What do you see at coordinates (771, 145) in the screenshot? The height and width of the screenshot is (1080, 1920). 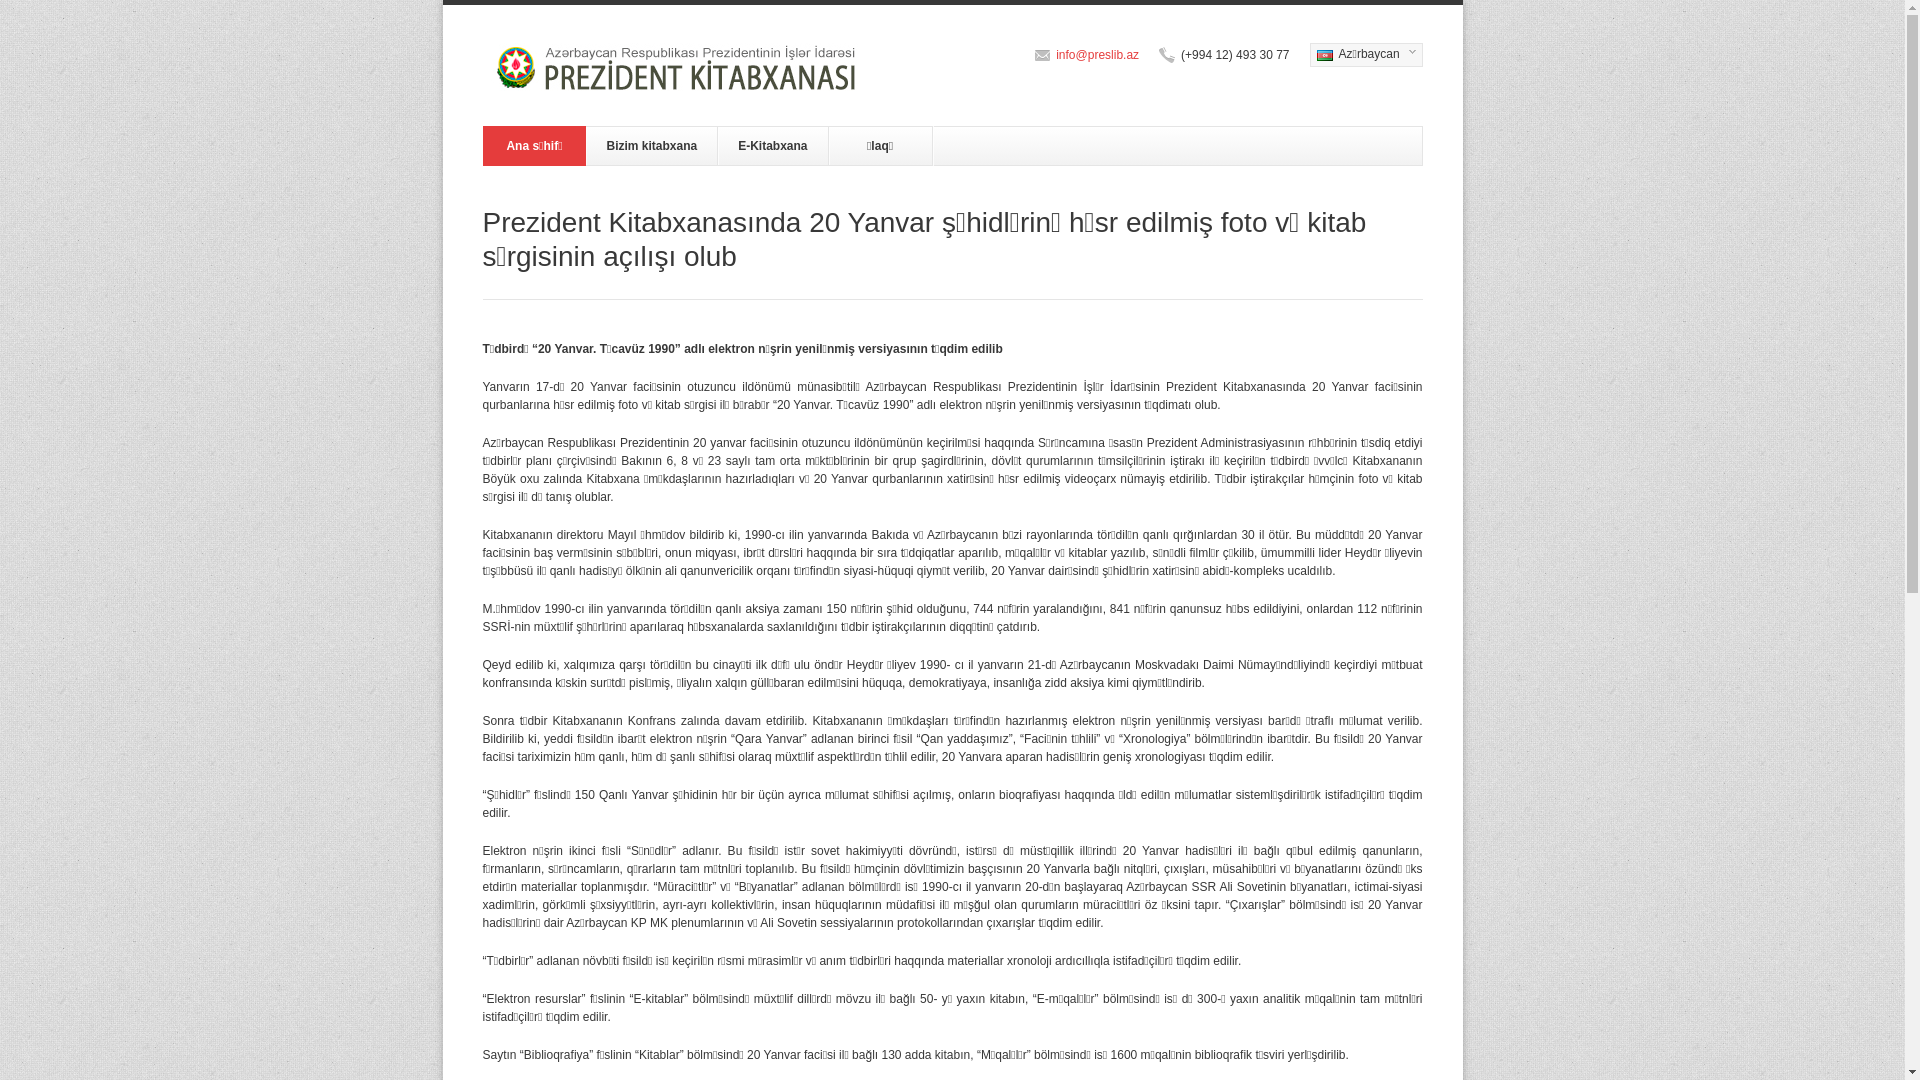 I see `'E-Kitabxana'` at bounding box center [771, 145].